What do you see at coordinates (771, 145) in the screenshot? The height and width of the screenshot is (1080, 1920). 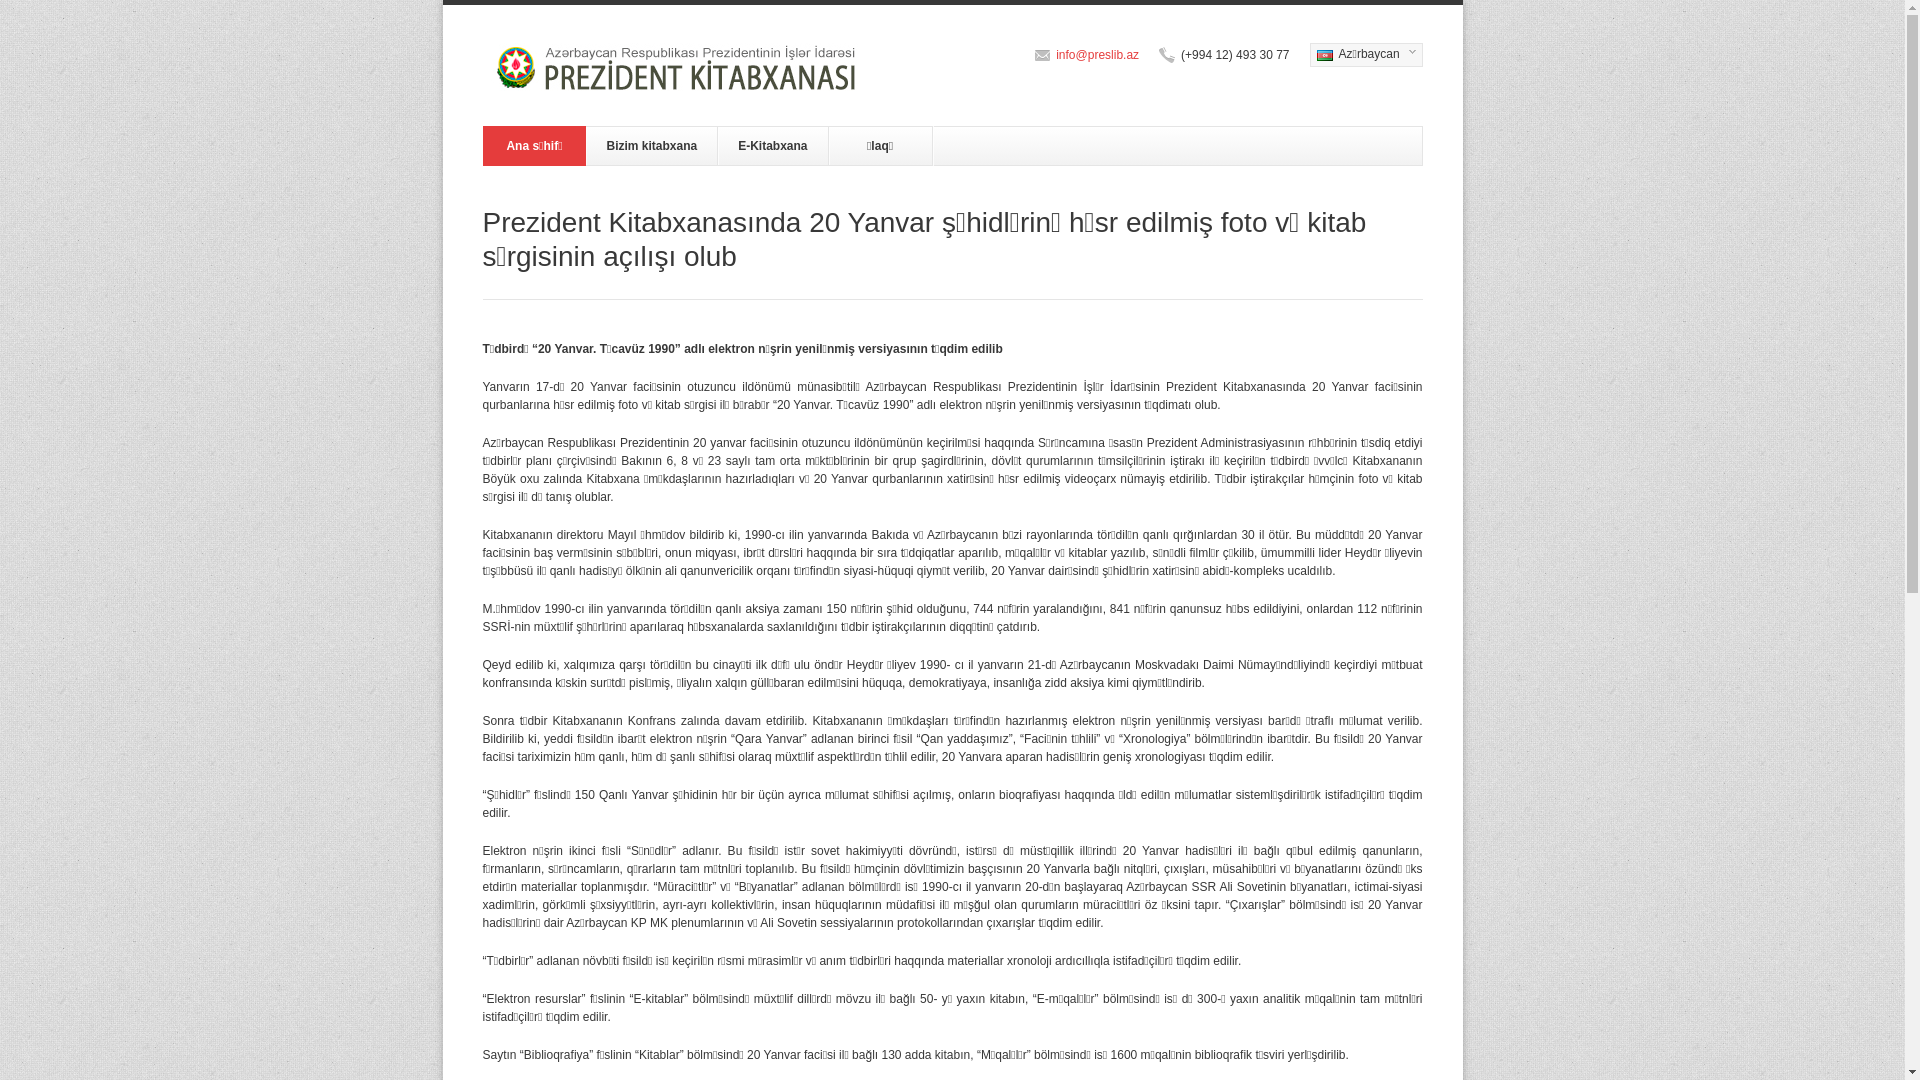 I see `'E-Kitabxana'` at bounding box center [771, 145].